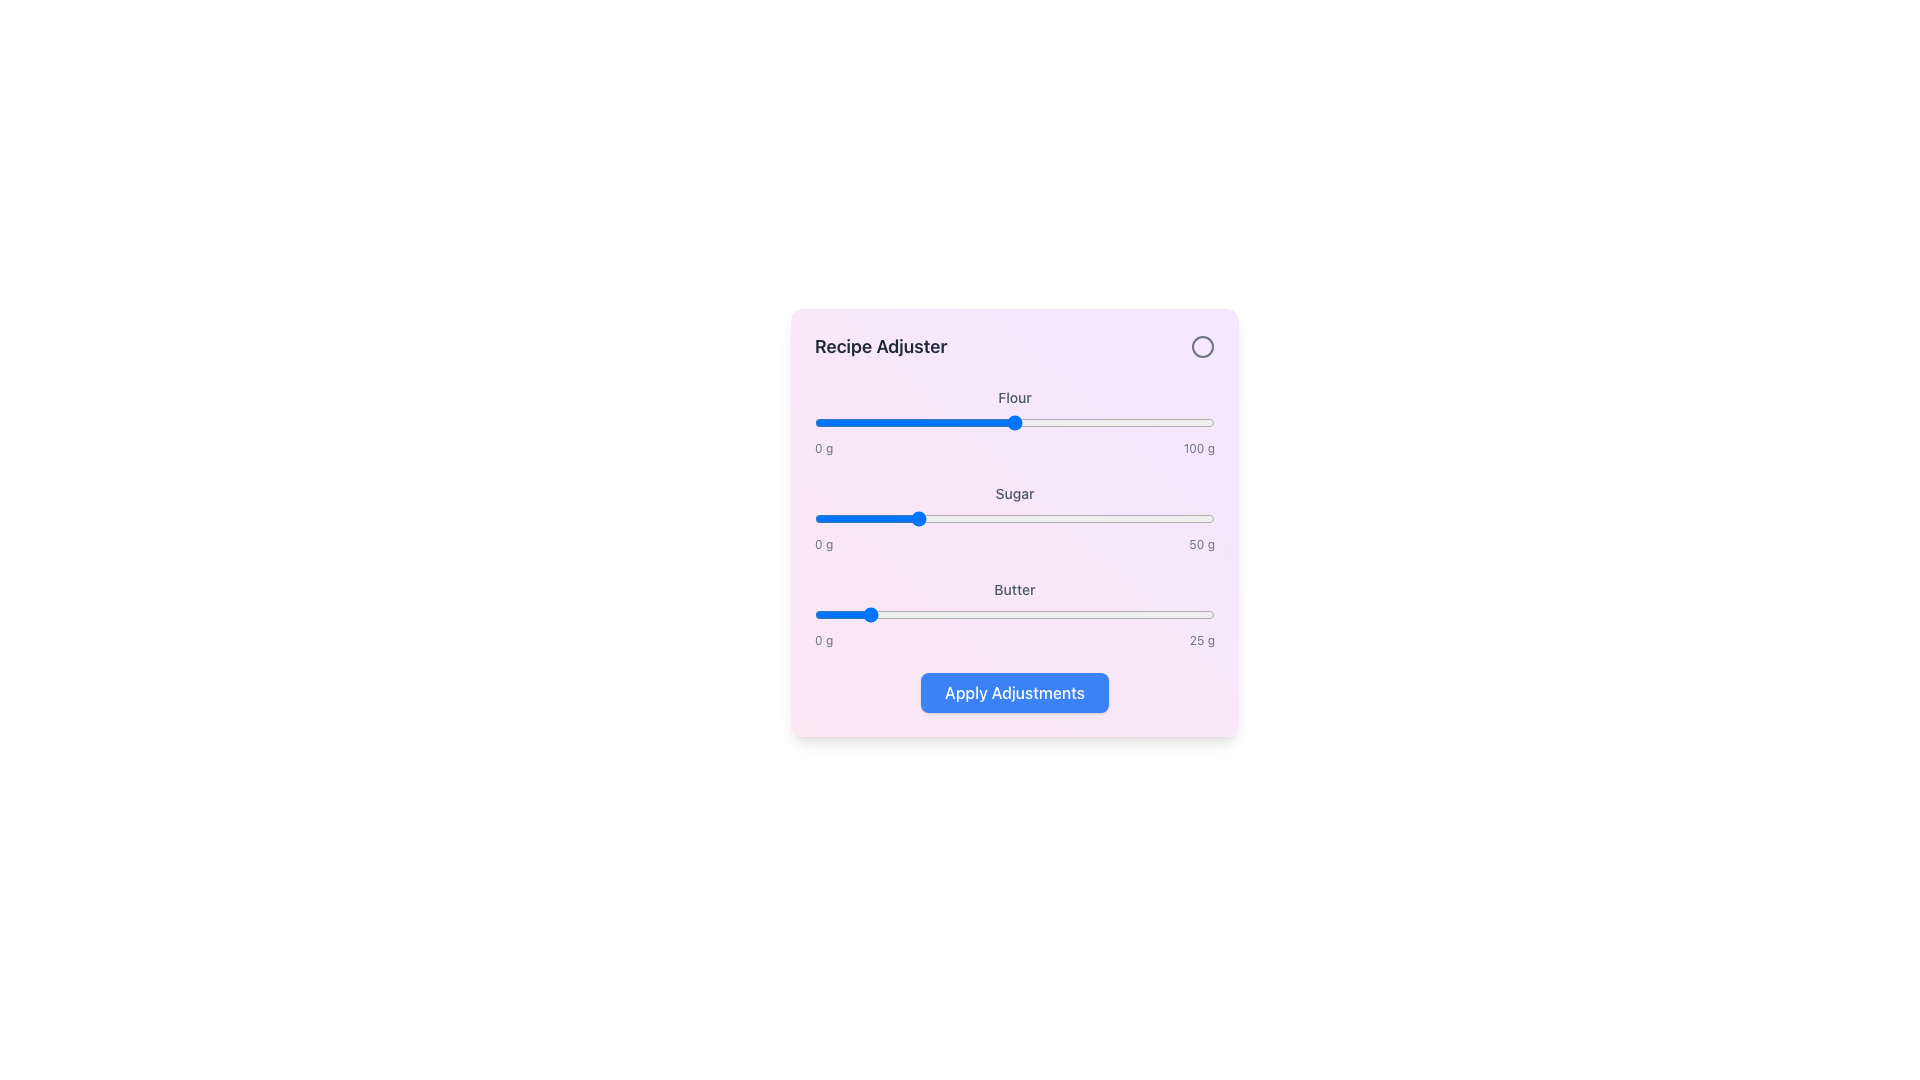  I want to click on the text label displaying '0 g' and '50 g' located beneath the 'Sugar' slider, so click(1014, 544).